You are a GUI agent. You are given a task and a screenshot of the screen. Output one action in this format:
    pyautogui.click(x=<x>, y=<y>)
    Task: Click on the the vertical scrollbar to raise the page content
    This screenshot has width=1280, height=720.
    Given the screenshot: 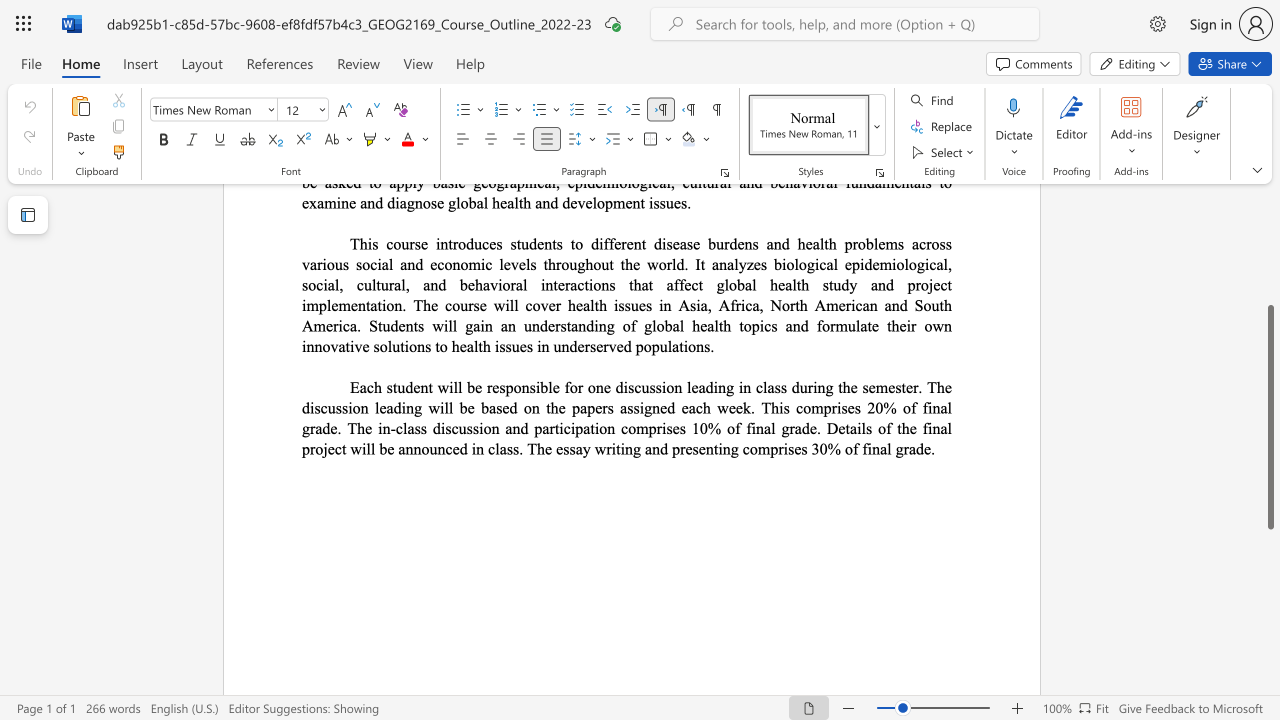 What is the action you would take?
    pyautogui.click(x=1269, y=248)
    